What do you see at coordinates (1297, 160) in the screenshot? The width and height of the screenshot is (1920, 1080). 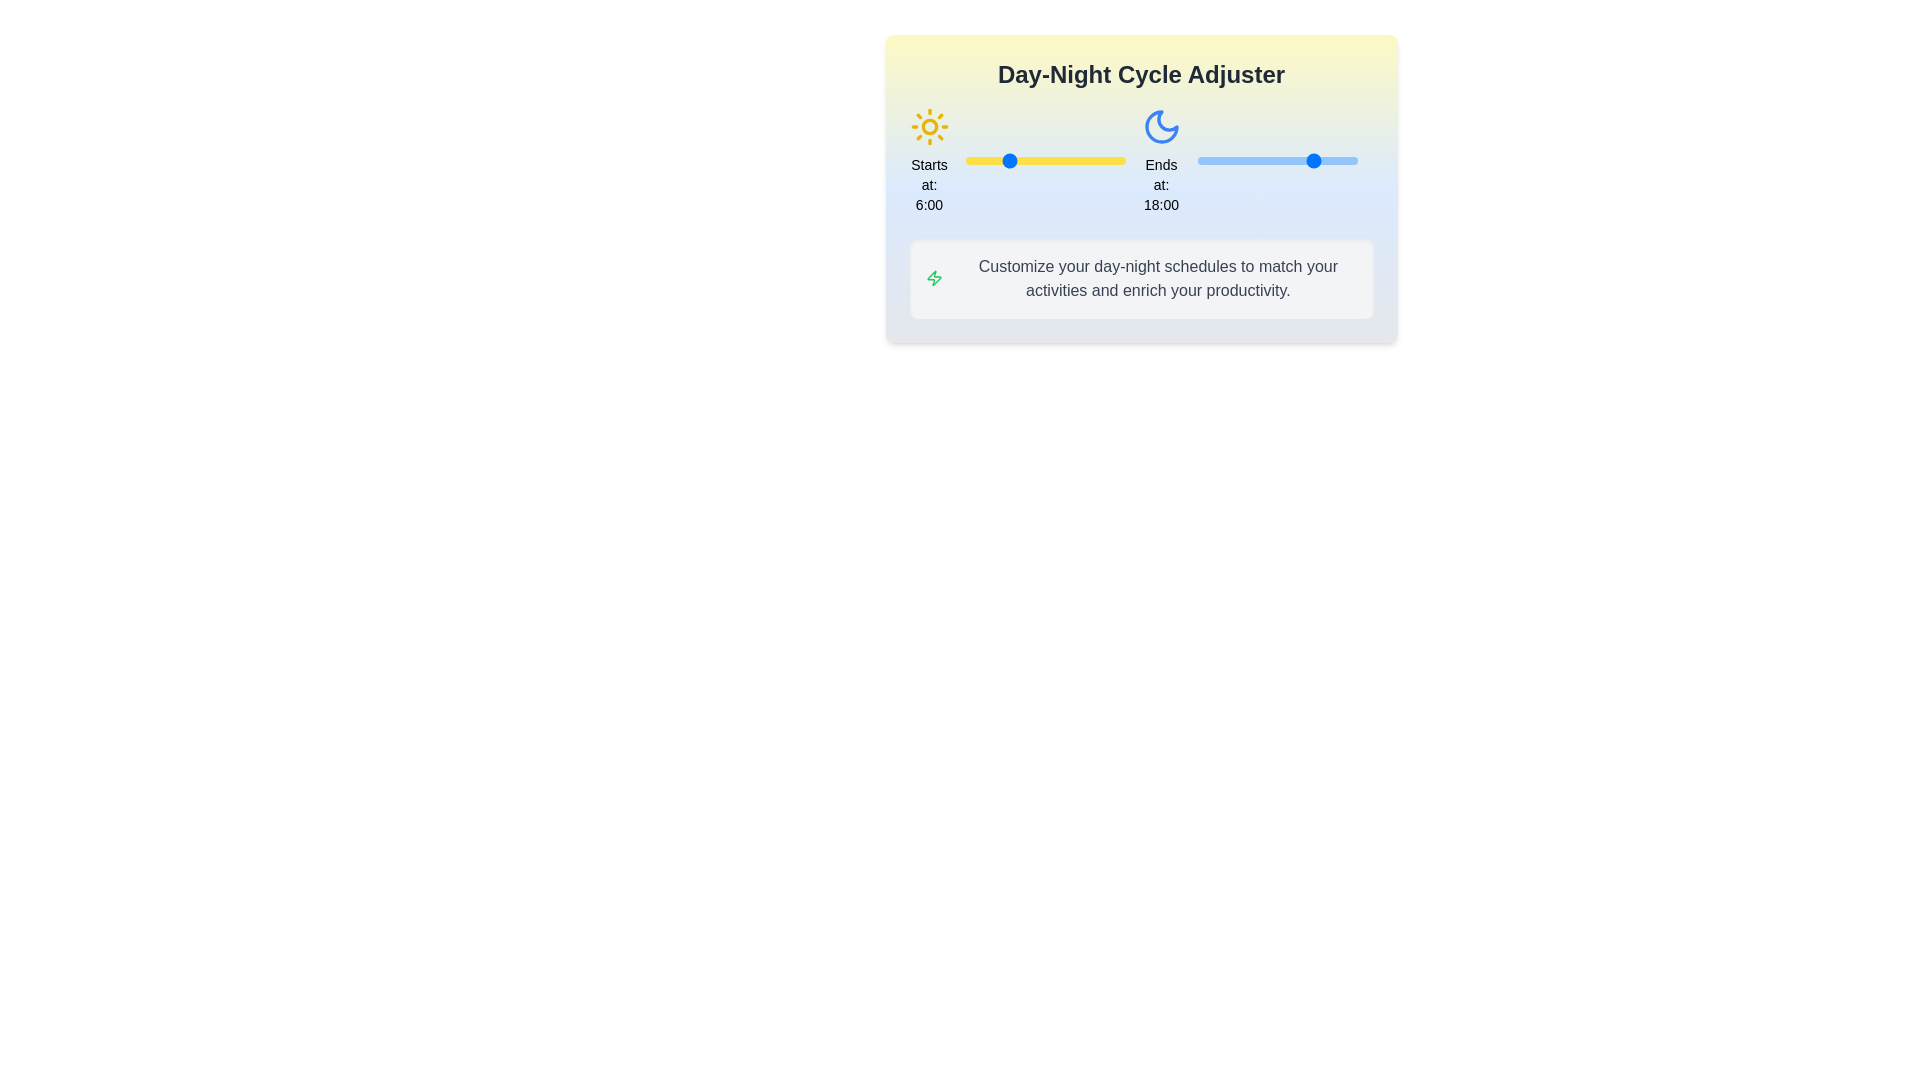 I see `the end time of the day cycle to 15 hours using the right slider` at bounding box center [1297, 160].